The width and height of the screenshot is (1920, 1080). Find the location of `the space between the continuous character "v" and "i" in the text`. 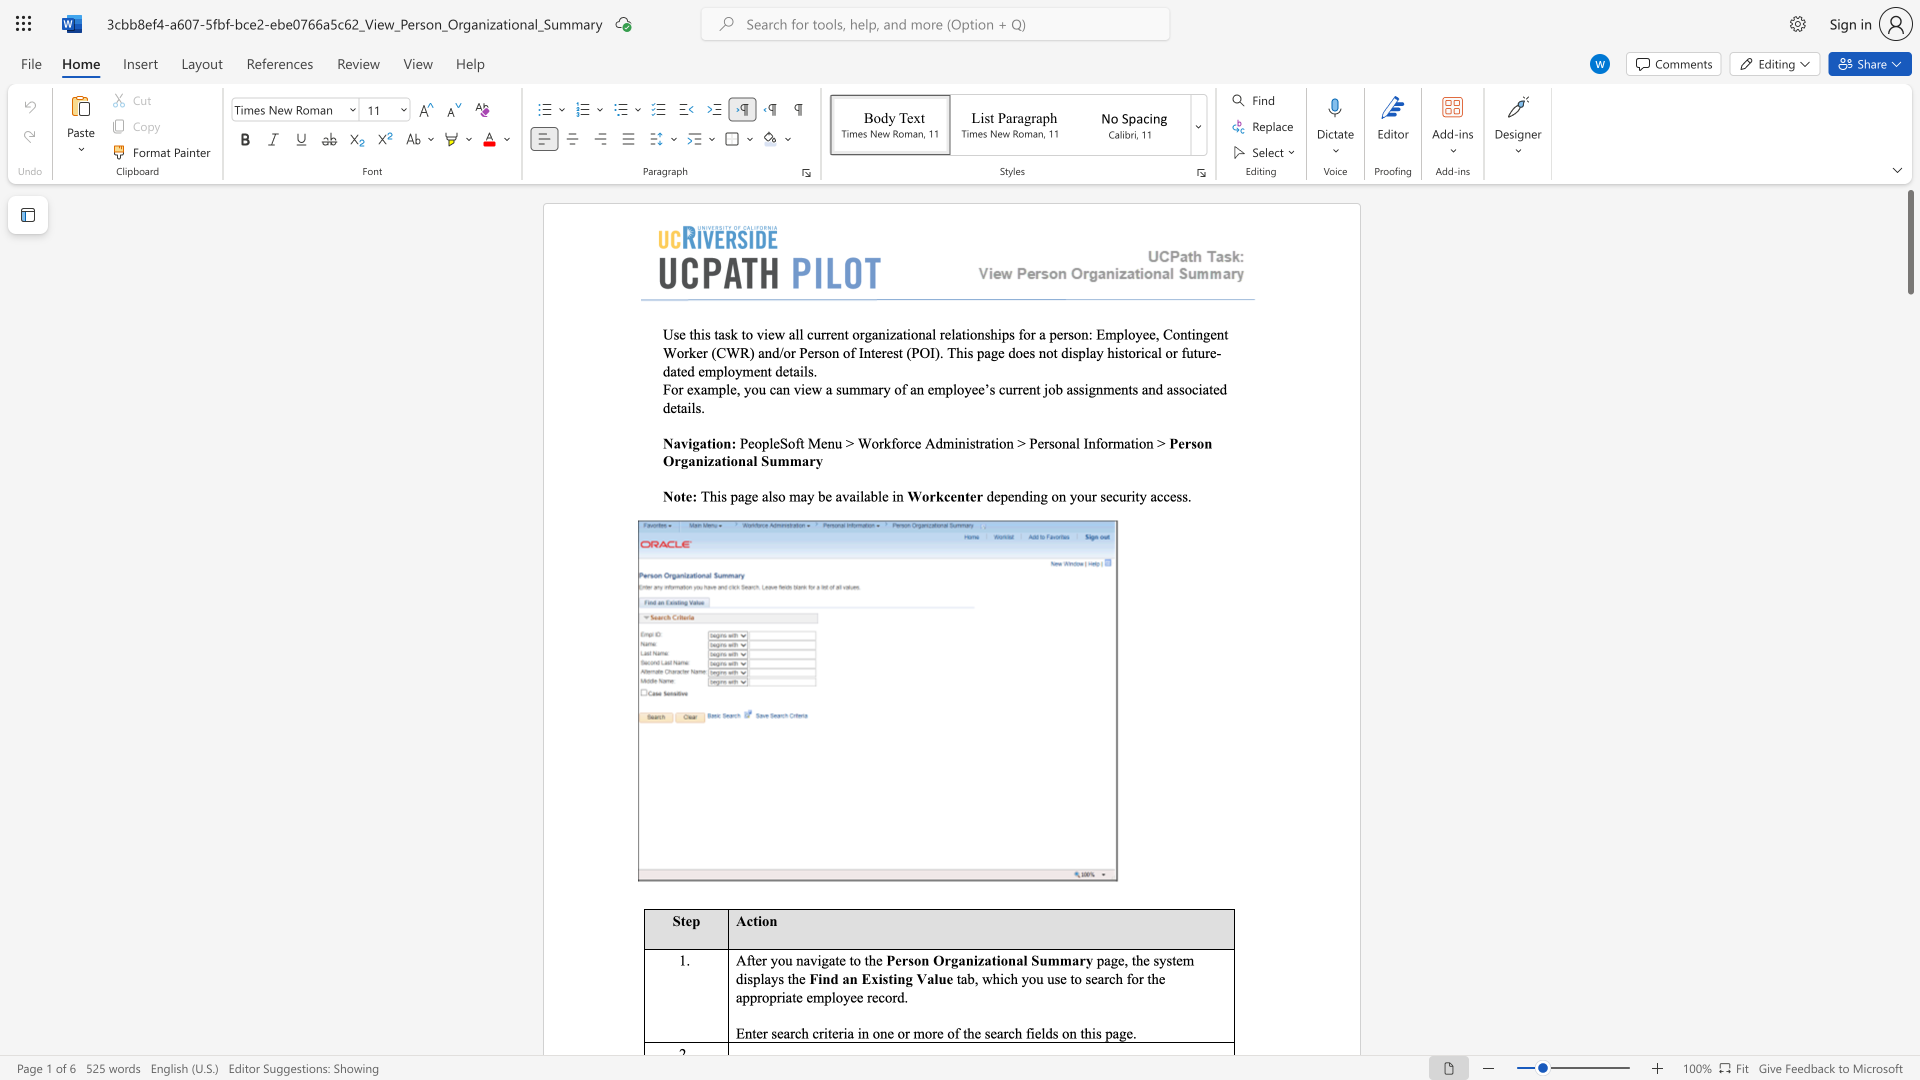

the space between the continuous character "v" and "i" in the text is located at coordinates (687, 442).